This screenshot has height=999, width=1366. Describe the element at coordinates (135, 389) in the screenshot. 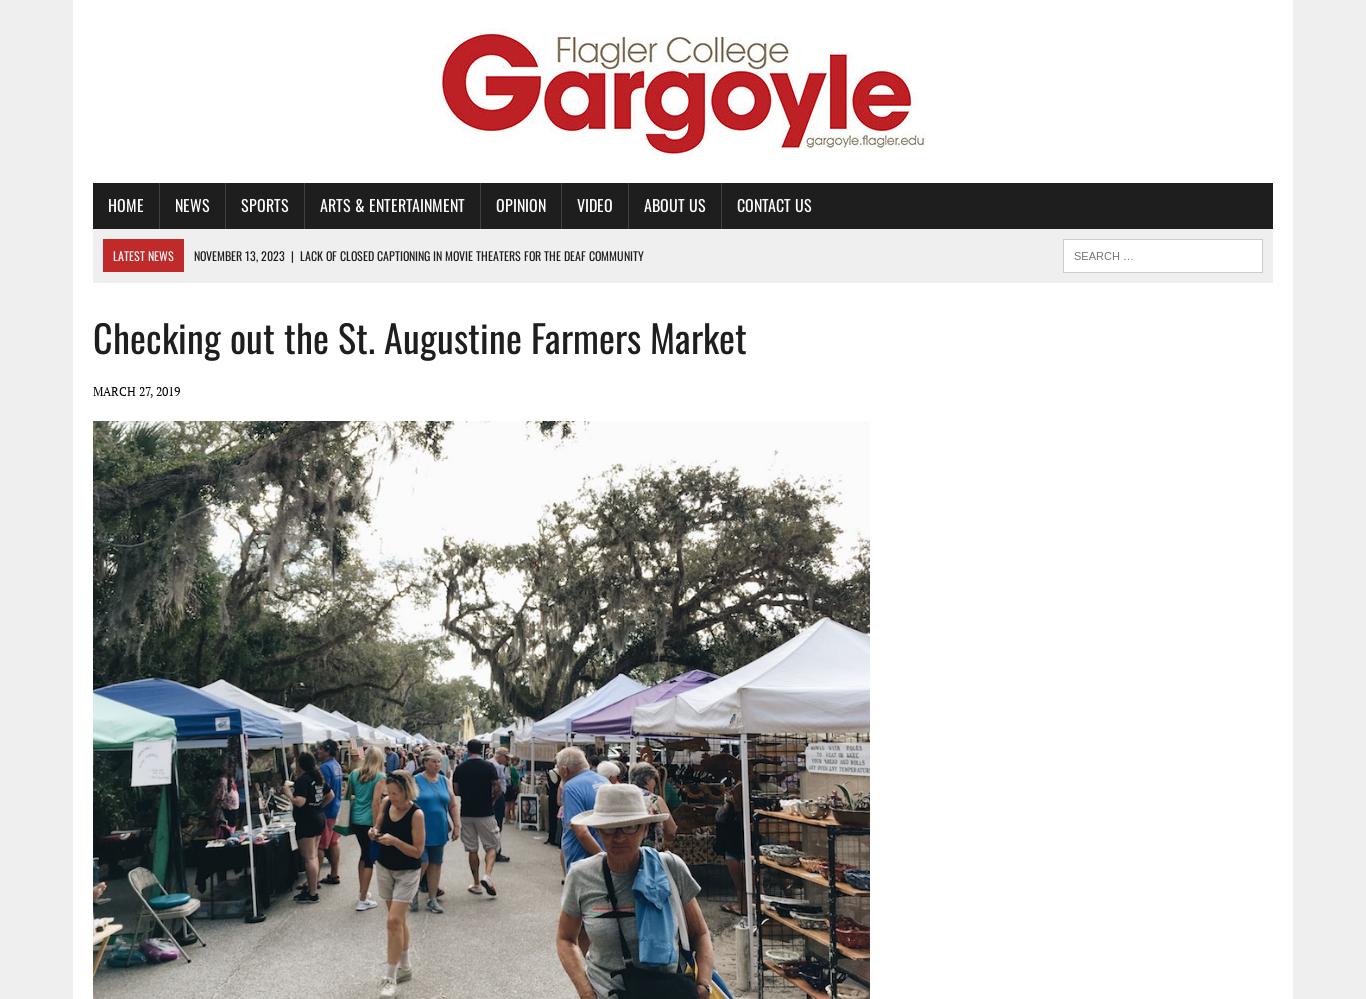

I see `'March 27, 2019'` at that location.